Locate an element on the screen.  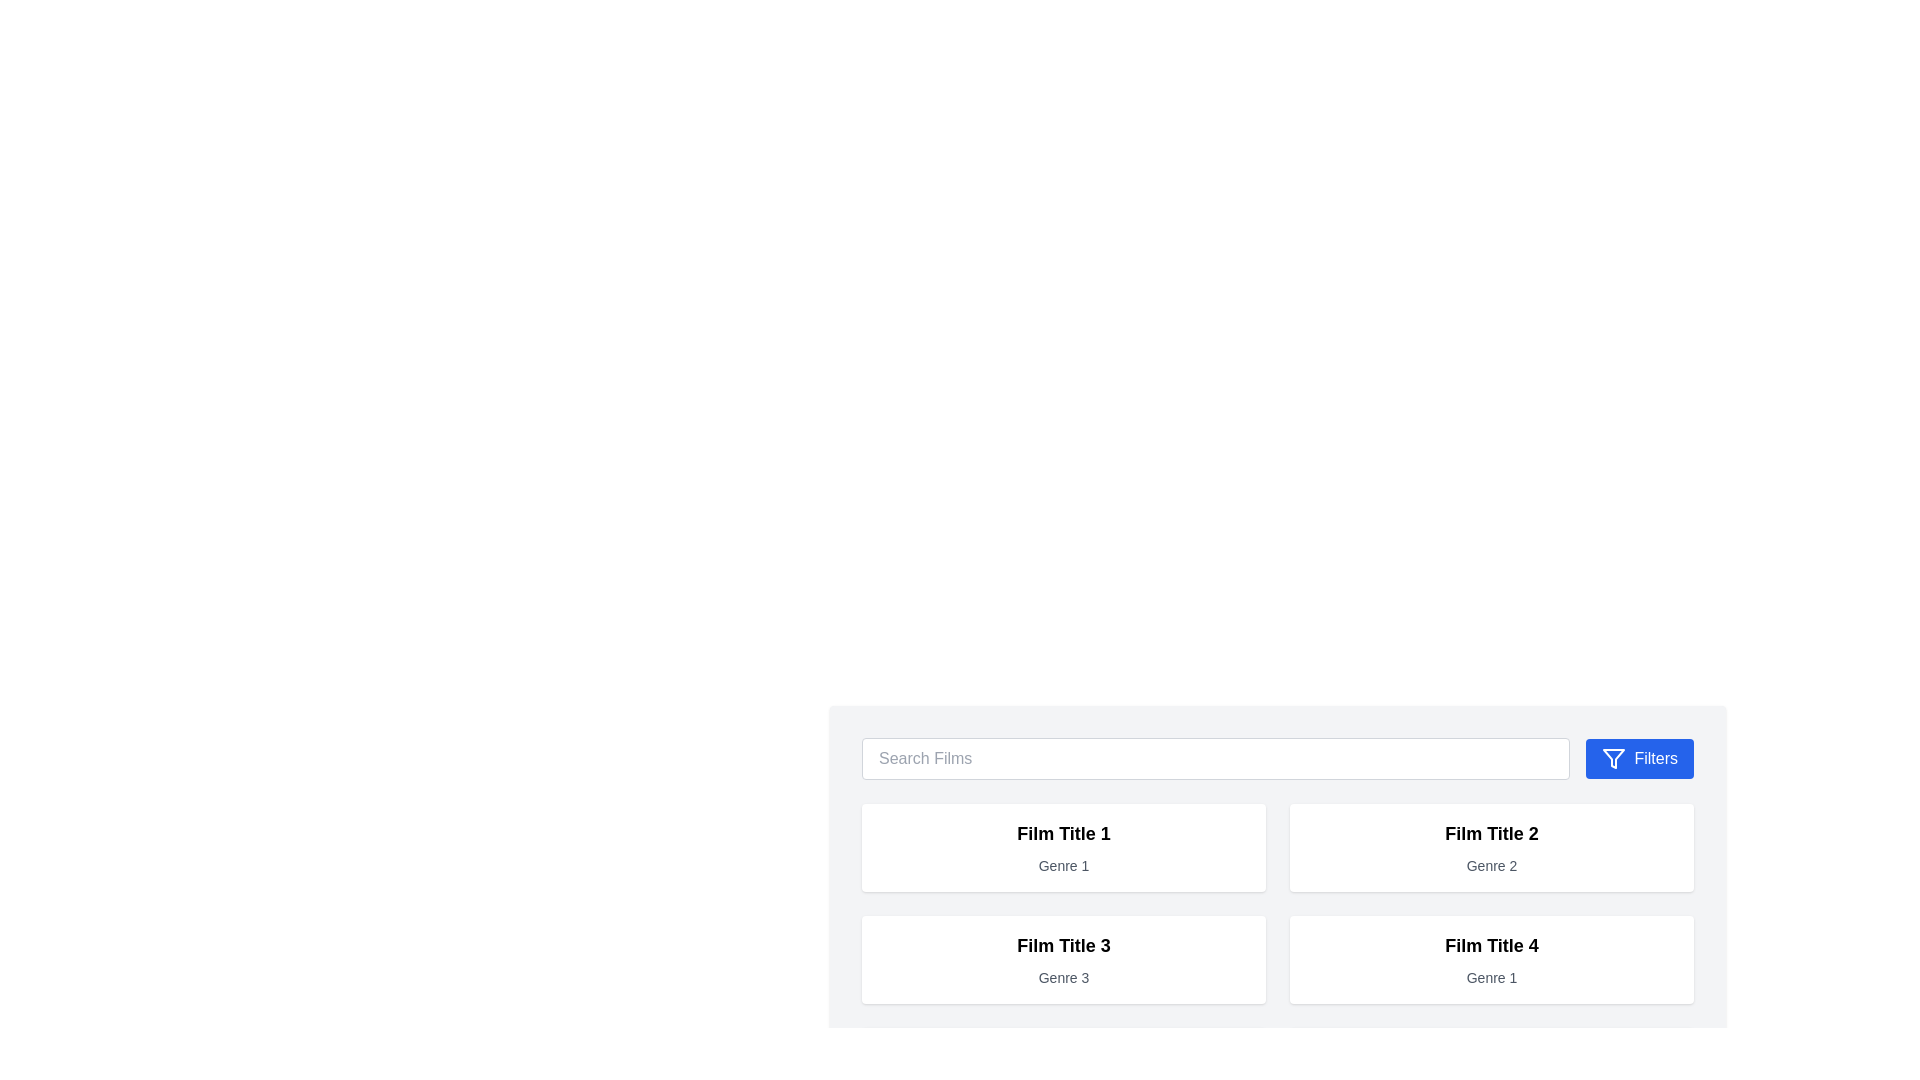
the Card component displaying 'Film Title 3' and its subheader 'Genre 3', which is the third card in the grid layout is located at coordinates (1063, 959).